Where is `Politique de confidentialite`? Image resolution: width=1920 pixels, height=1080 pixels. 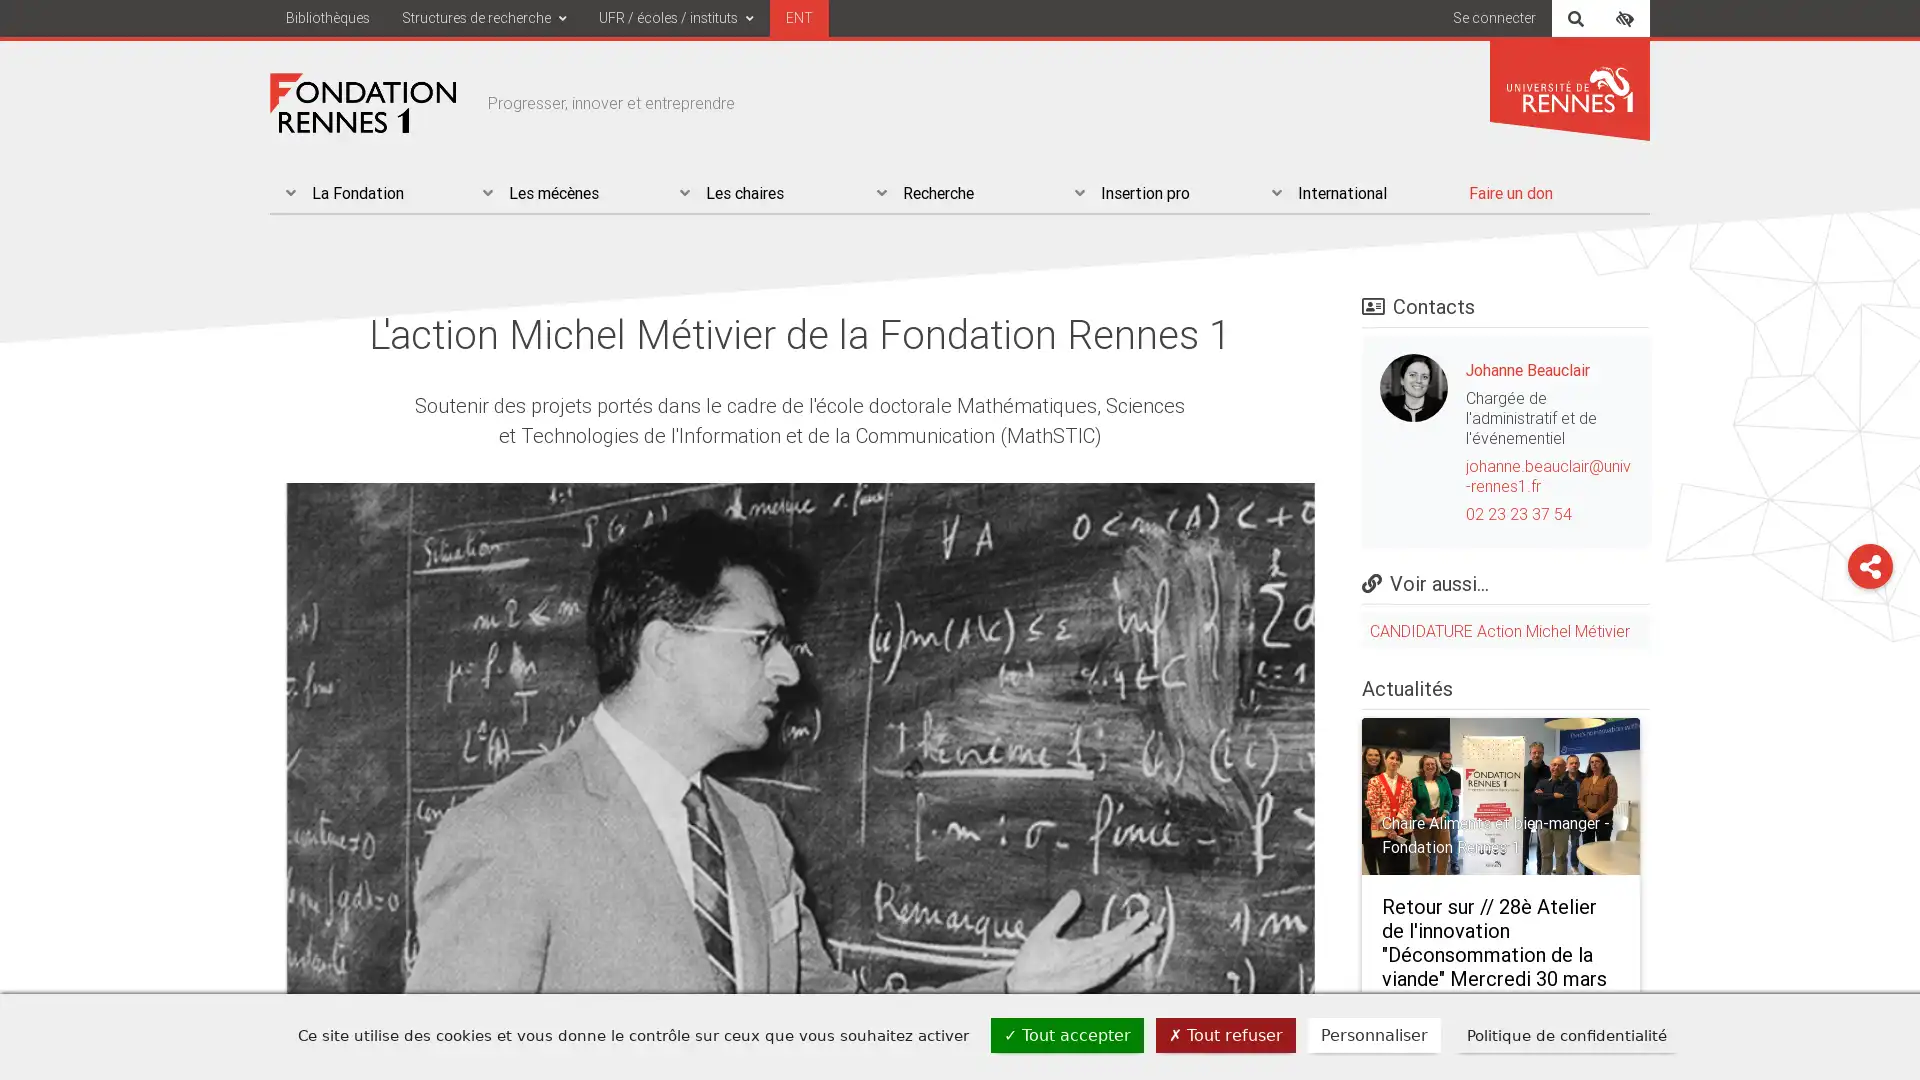
Politique de confidentialite is located at coordinates (1565, 1034).